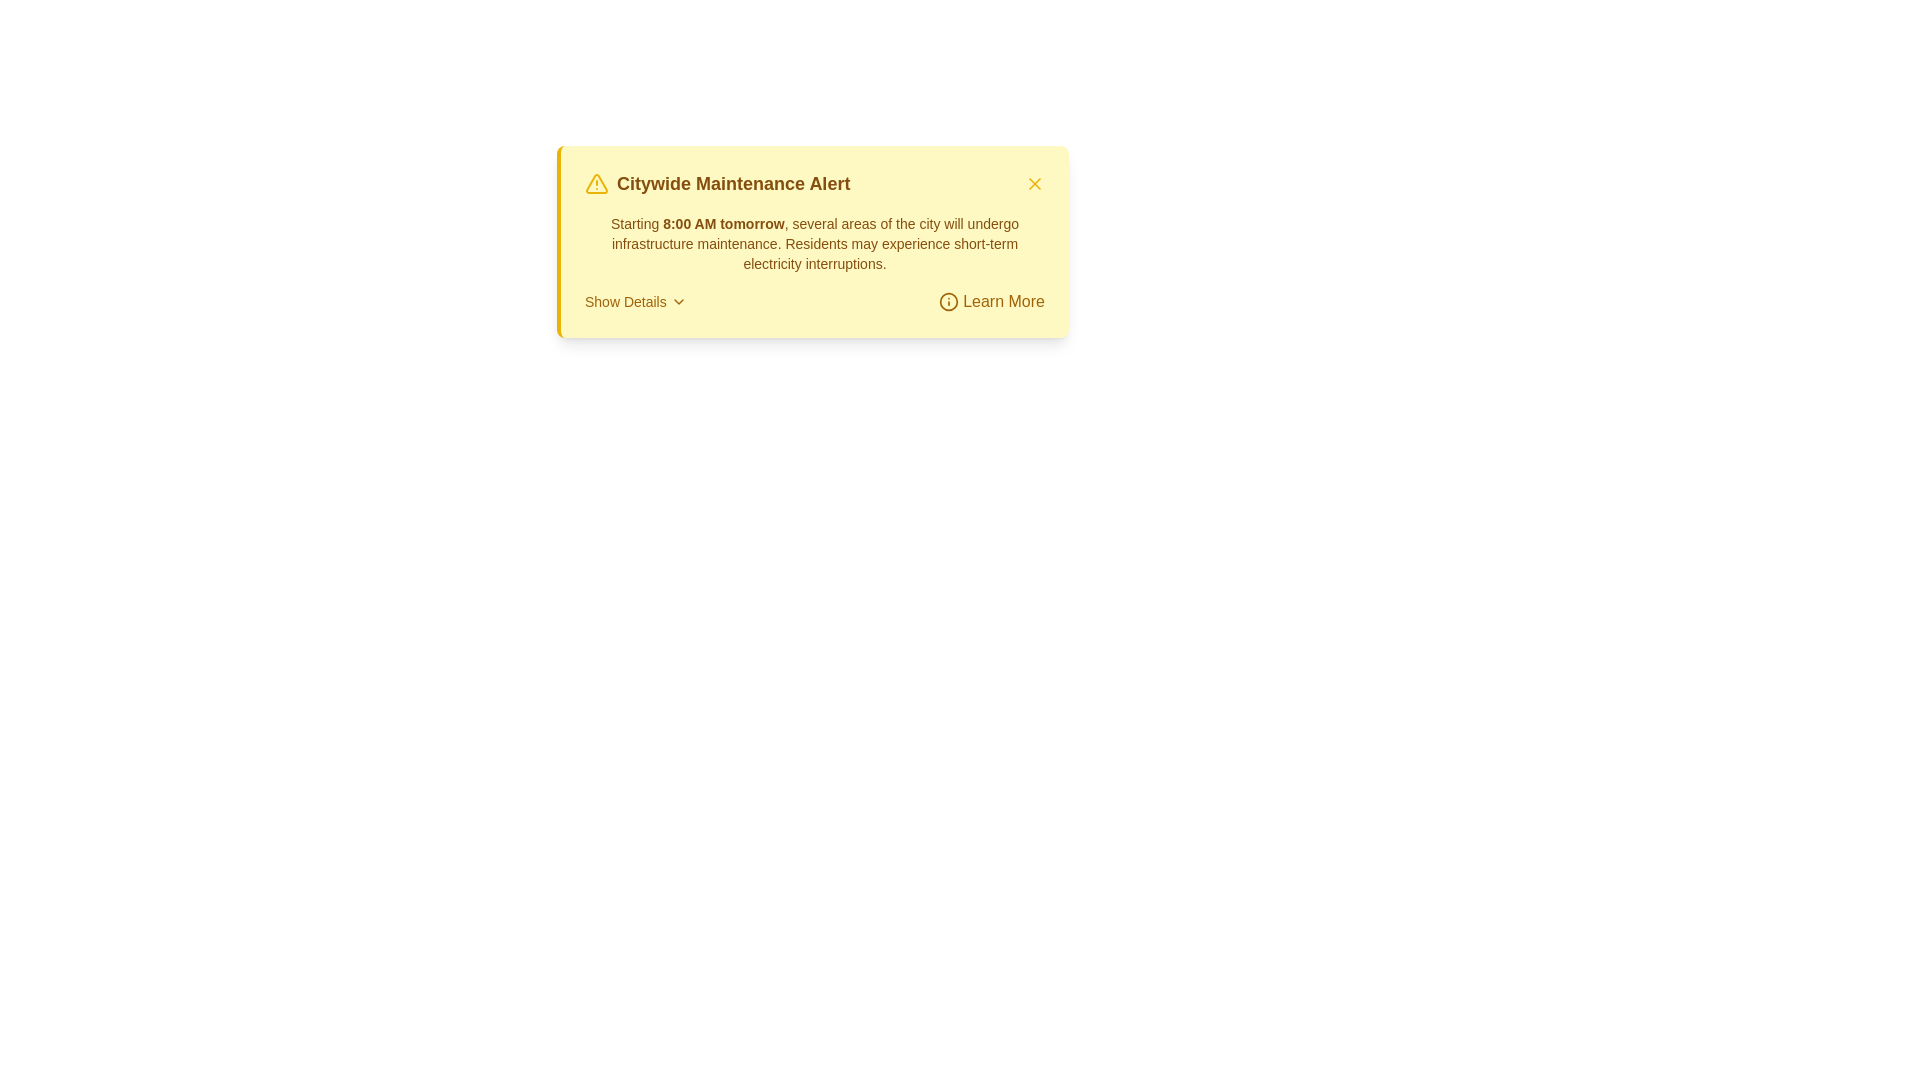 This screenshot has height=1080, width=1920. What do you see at coordinates (723, 223) in the screenshot?
I see `the text label displaying '8:00 AM tomorrow' in a bold, brown font, located within the yellow alert box under the title 'Citywide Maintenance Alert.'` at bounding box center [723, 223].